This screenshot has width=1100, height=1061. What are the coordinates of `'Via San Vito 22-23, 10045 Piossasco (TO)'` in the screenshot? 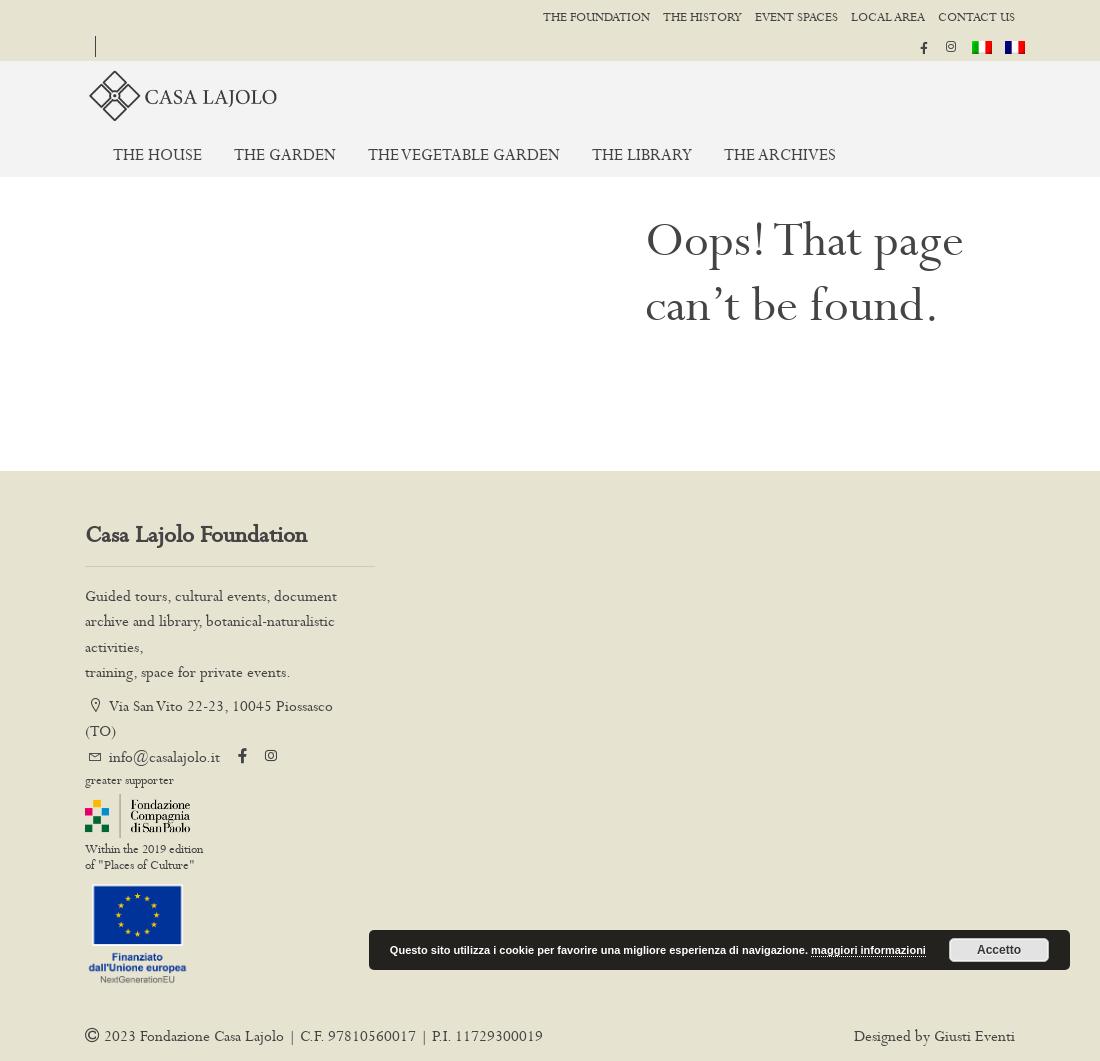 It's located at (209, 717).